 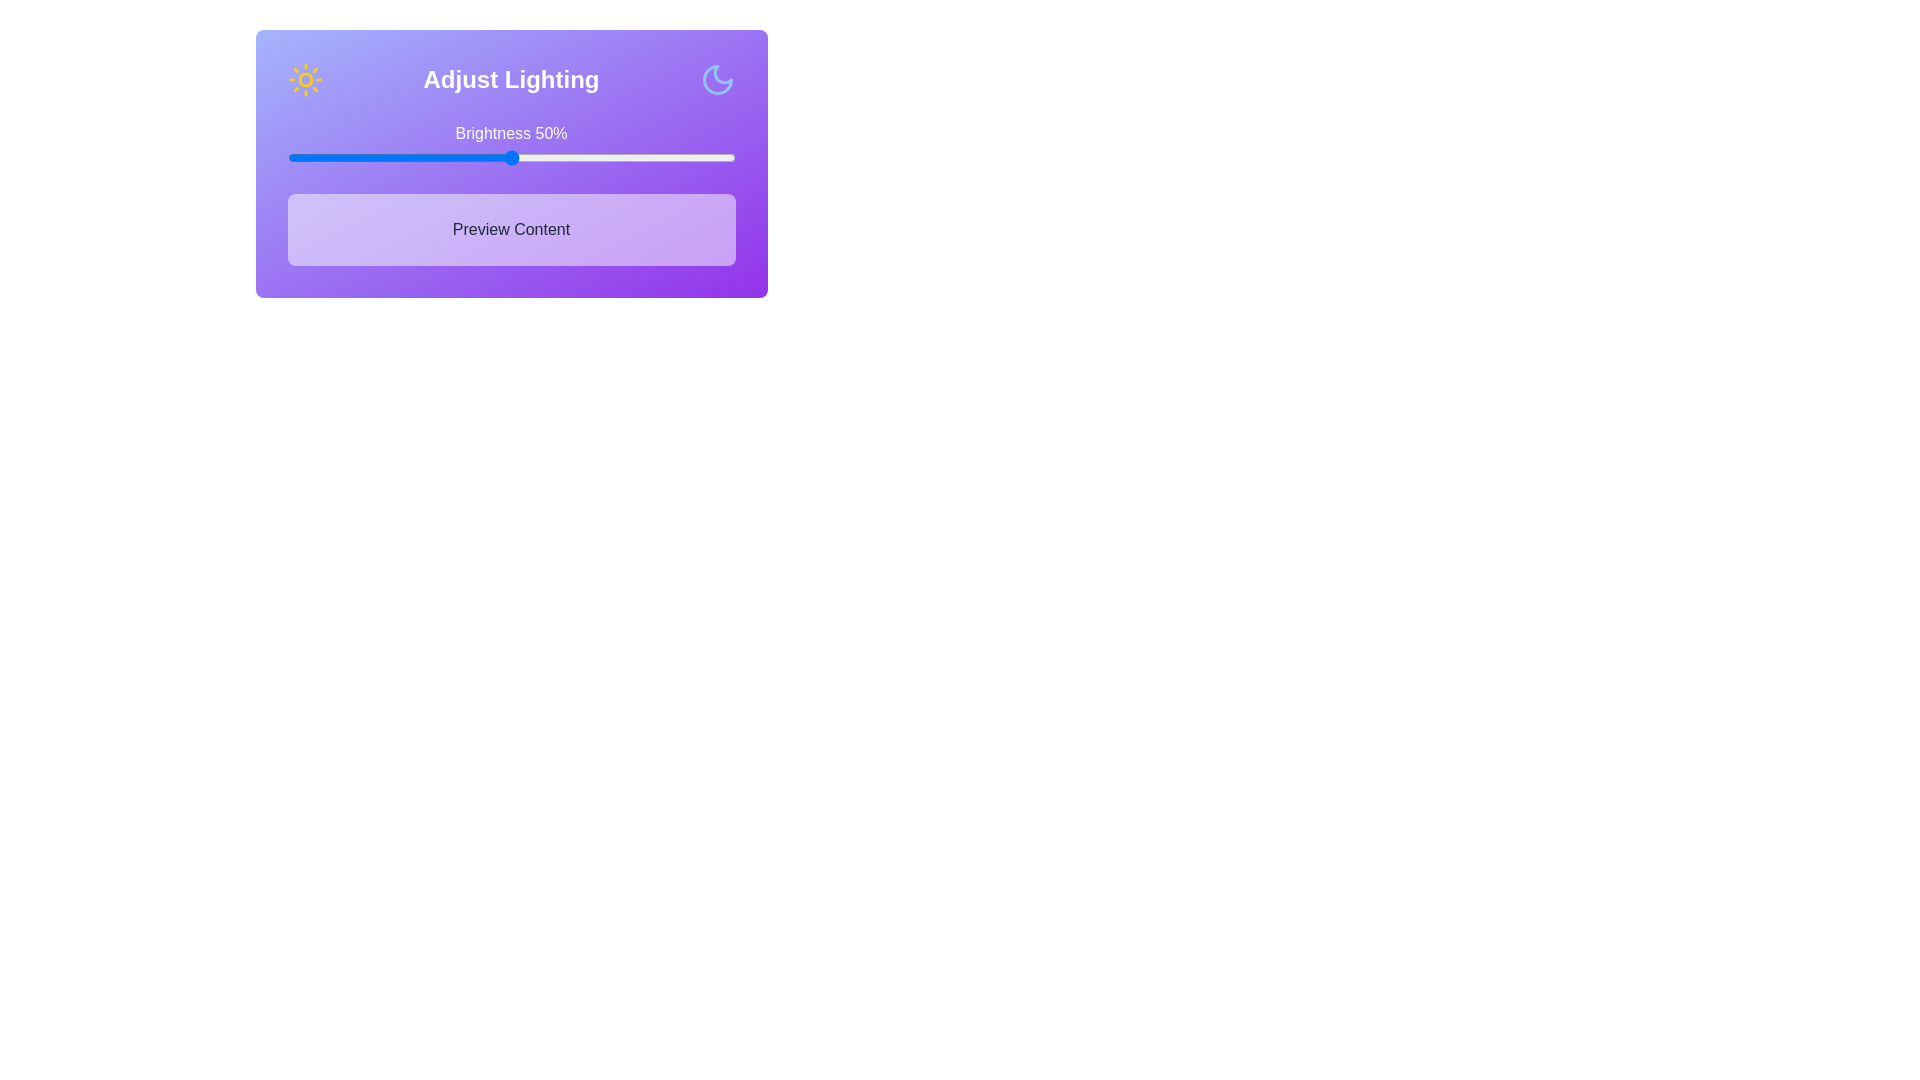 I want to click on the brightness slider to 84% to observe changes in the 'Preview Content' section, so click(x=663, y=157).